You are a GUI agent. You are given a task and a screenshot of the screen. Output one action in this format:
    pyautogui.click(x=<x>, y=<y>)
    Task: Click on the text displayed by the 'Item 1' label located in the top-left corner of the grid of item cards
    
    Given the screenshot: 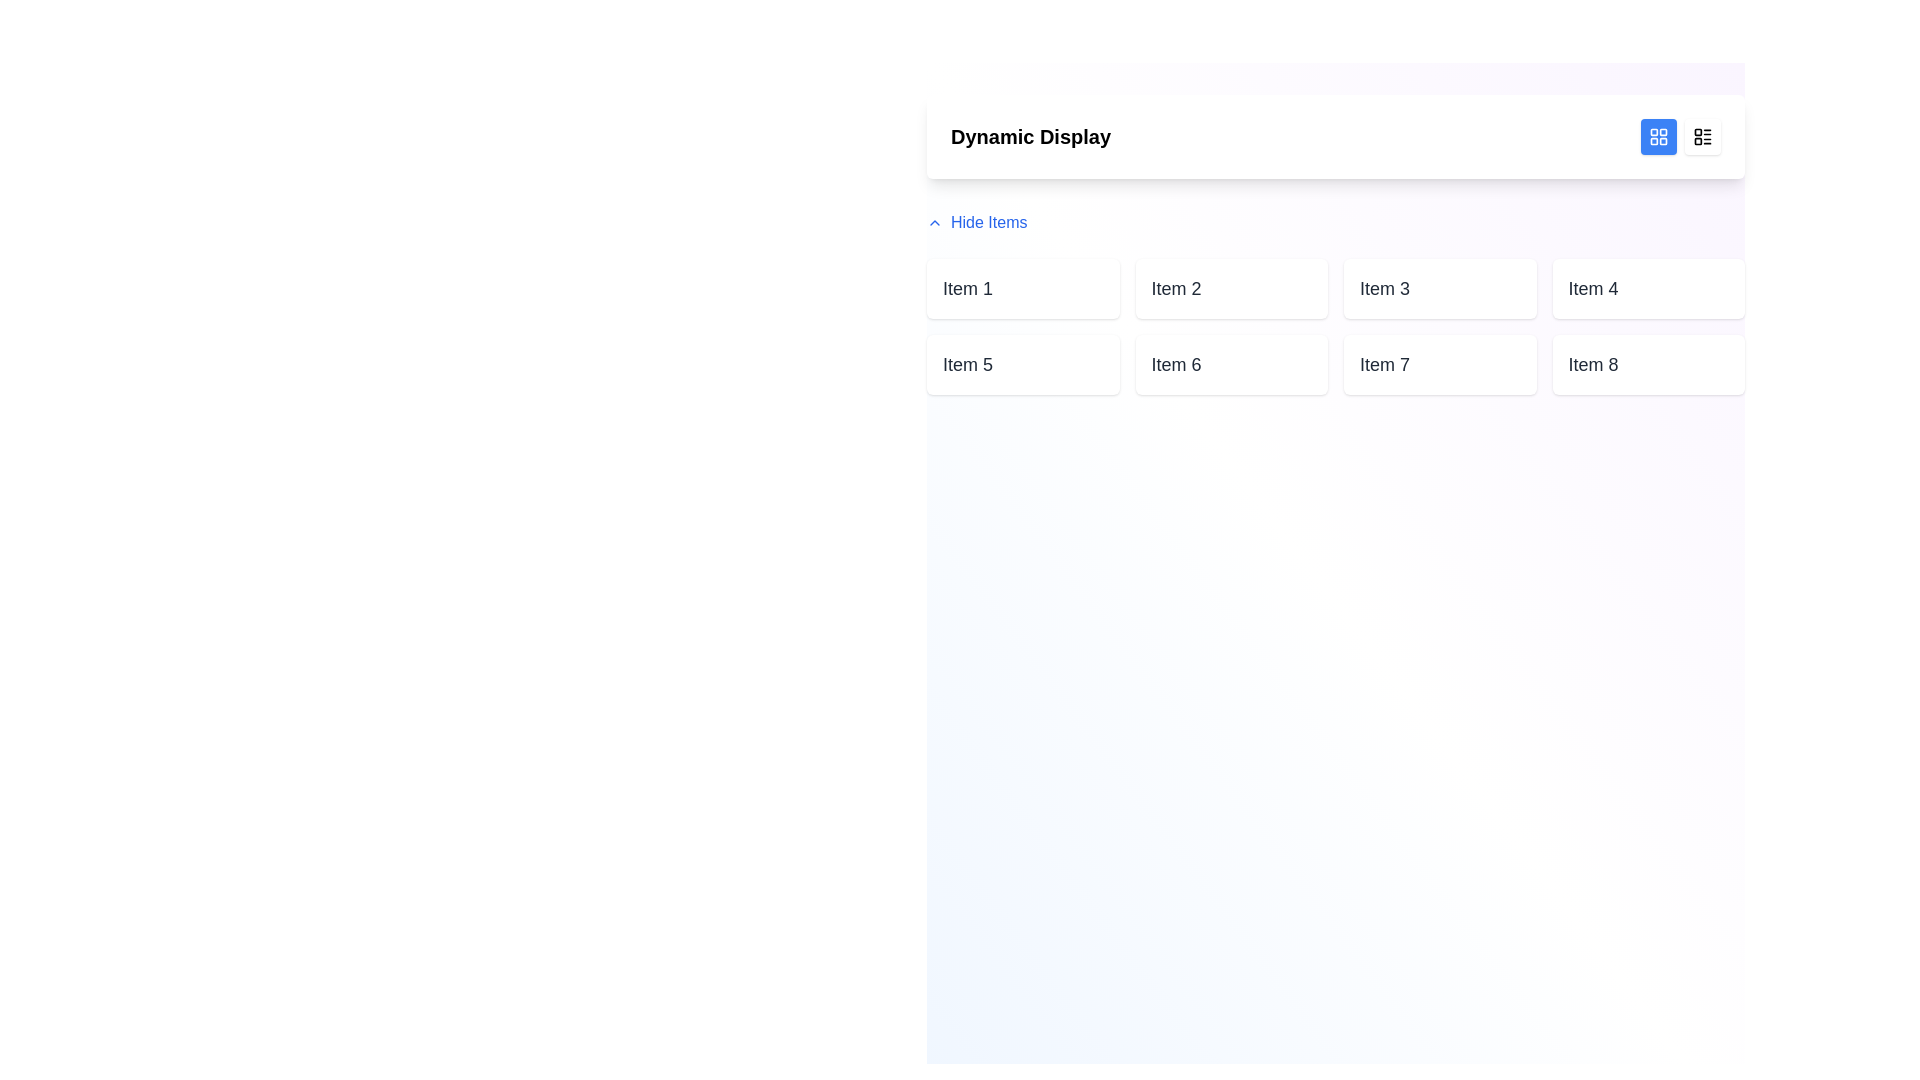 What is the action you would take?
    pyautogui.click(x=968, y=289)
    